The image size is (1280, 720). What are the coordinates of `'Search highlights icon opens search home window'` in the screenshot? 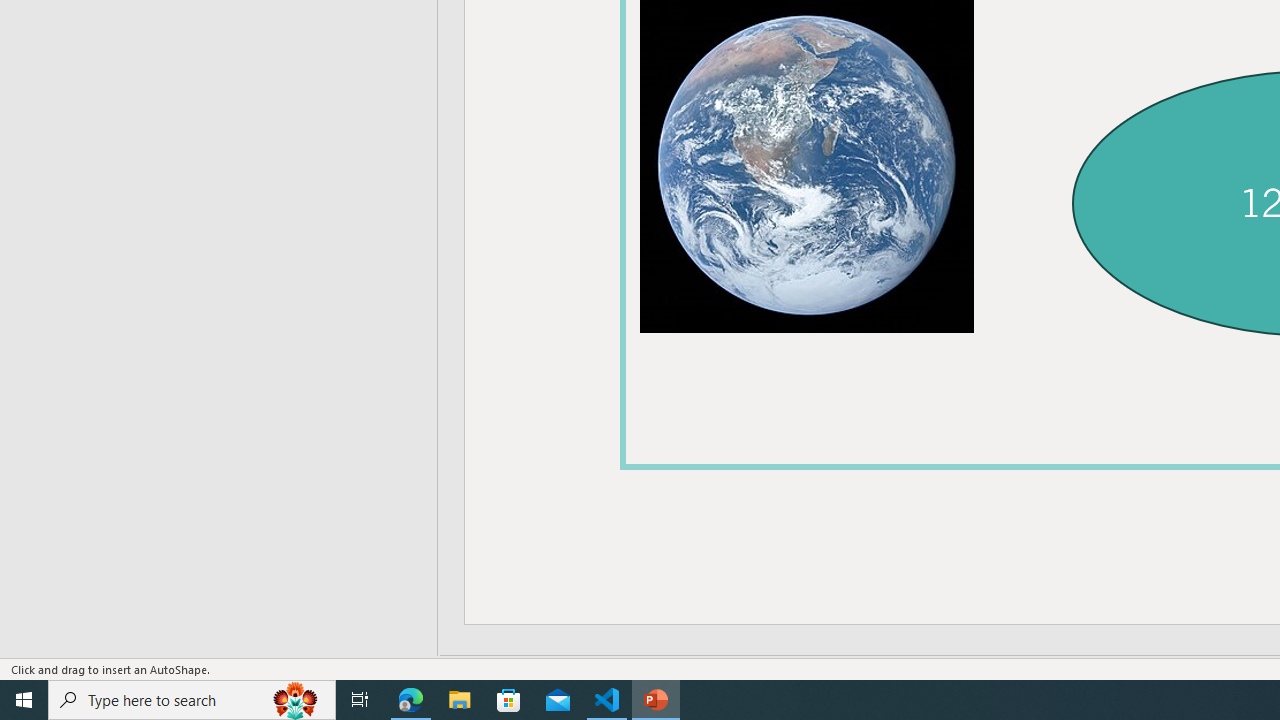 It's located at (294, 698).